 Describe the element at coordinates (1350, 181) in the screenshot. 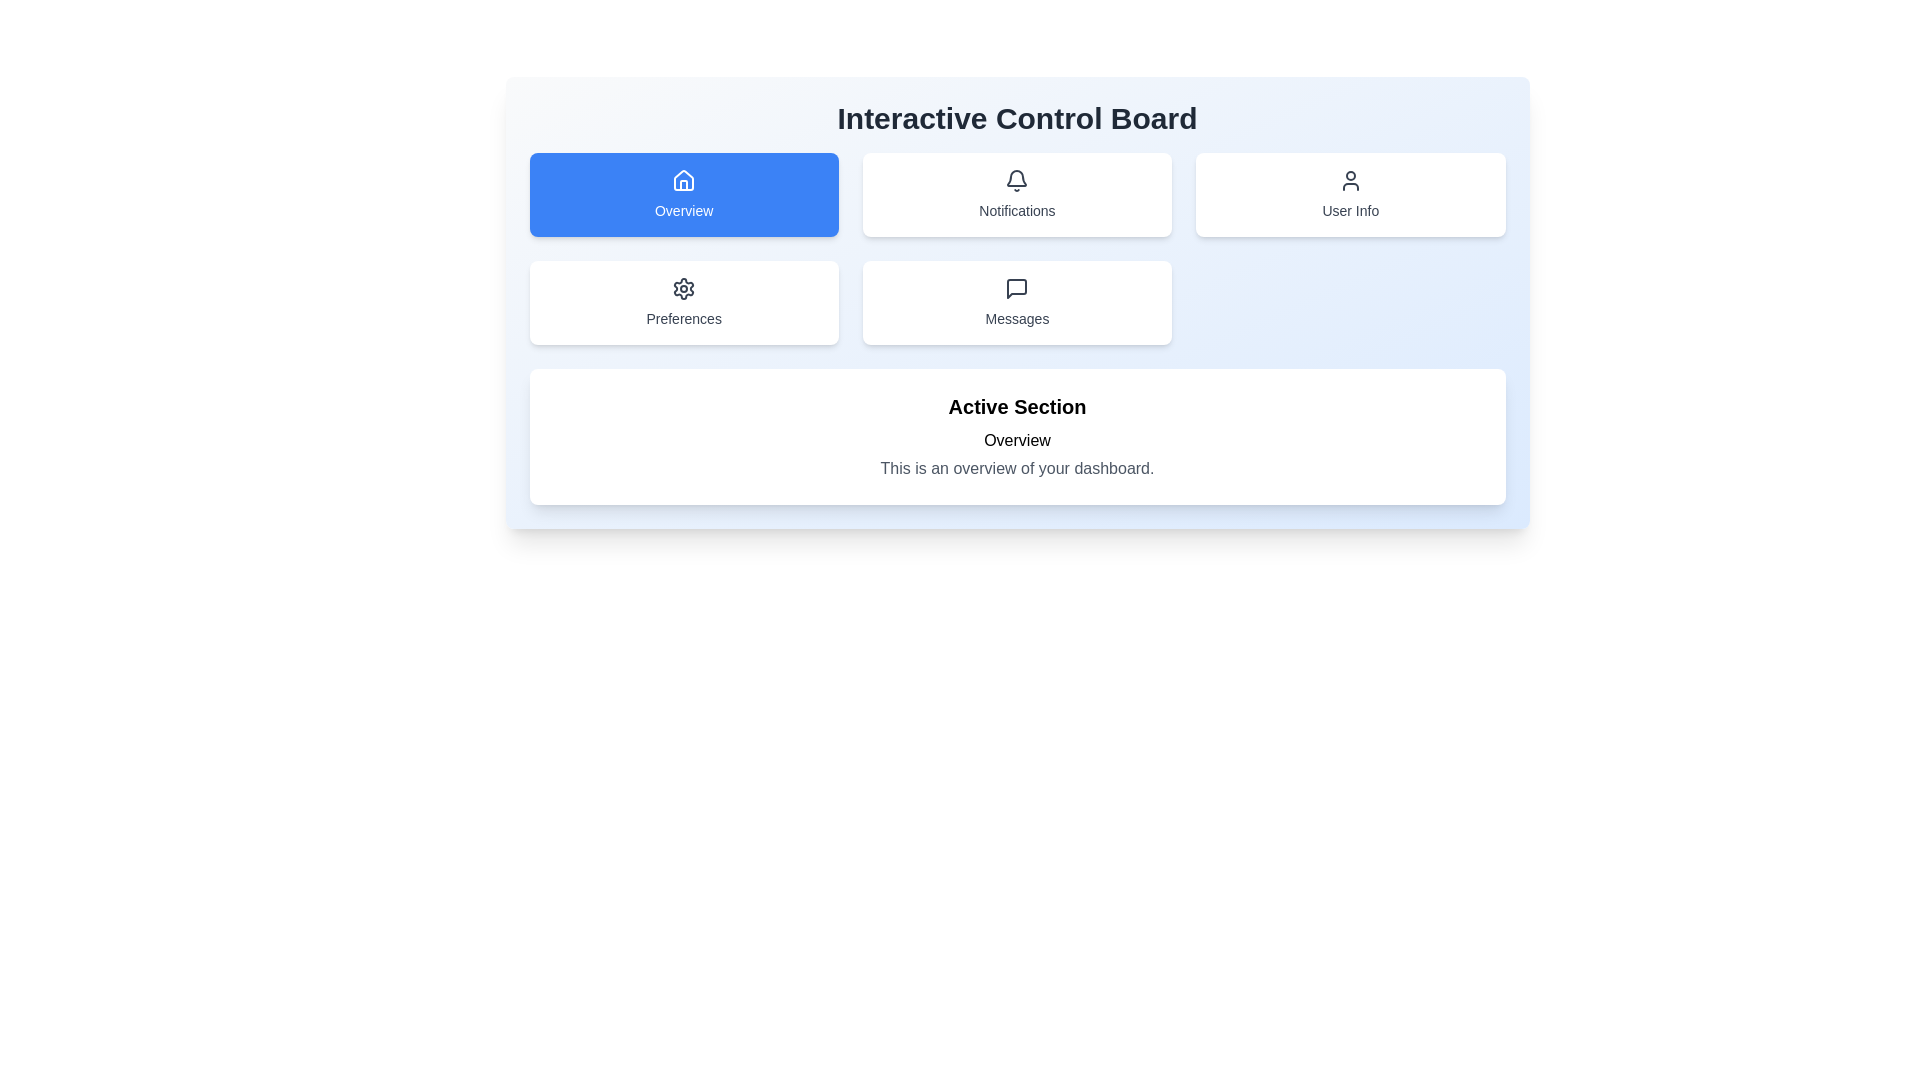

I see `the user icon represented by a rounded figure with a circular head, located at the center of the 'User Info' card` at that location.